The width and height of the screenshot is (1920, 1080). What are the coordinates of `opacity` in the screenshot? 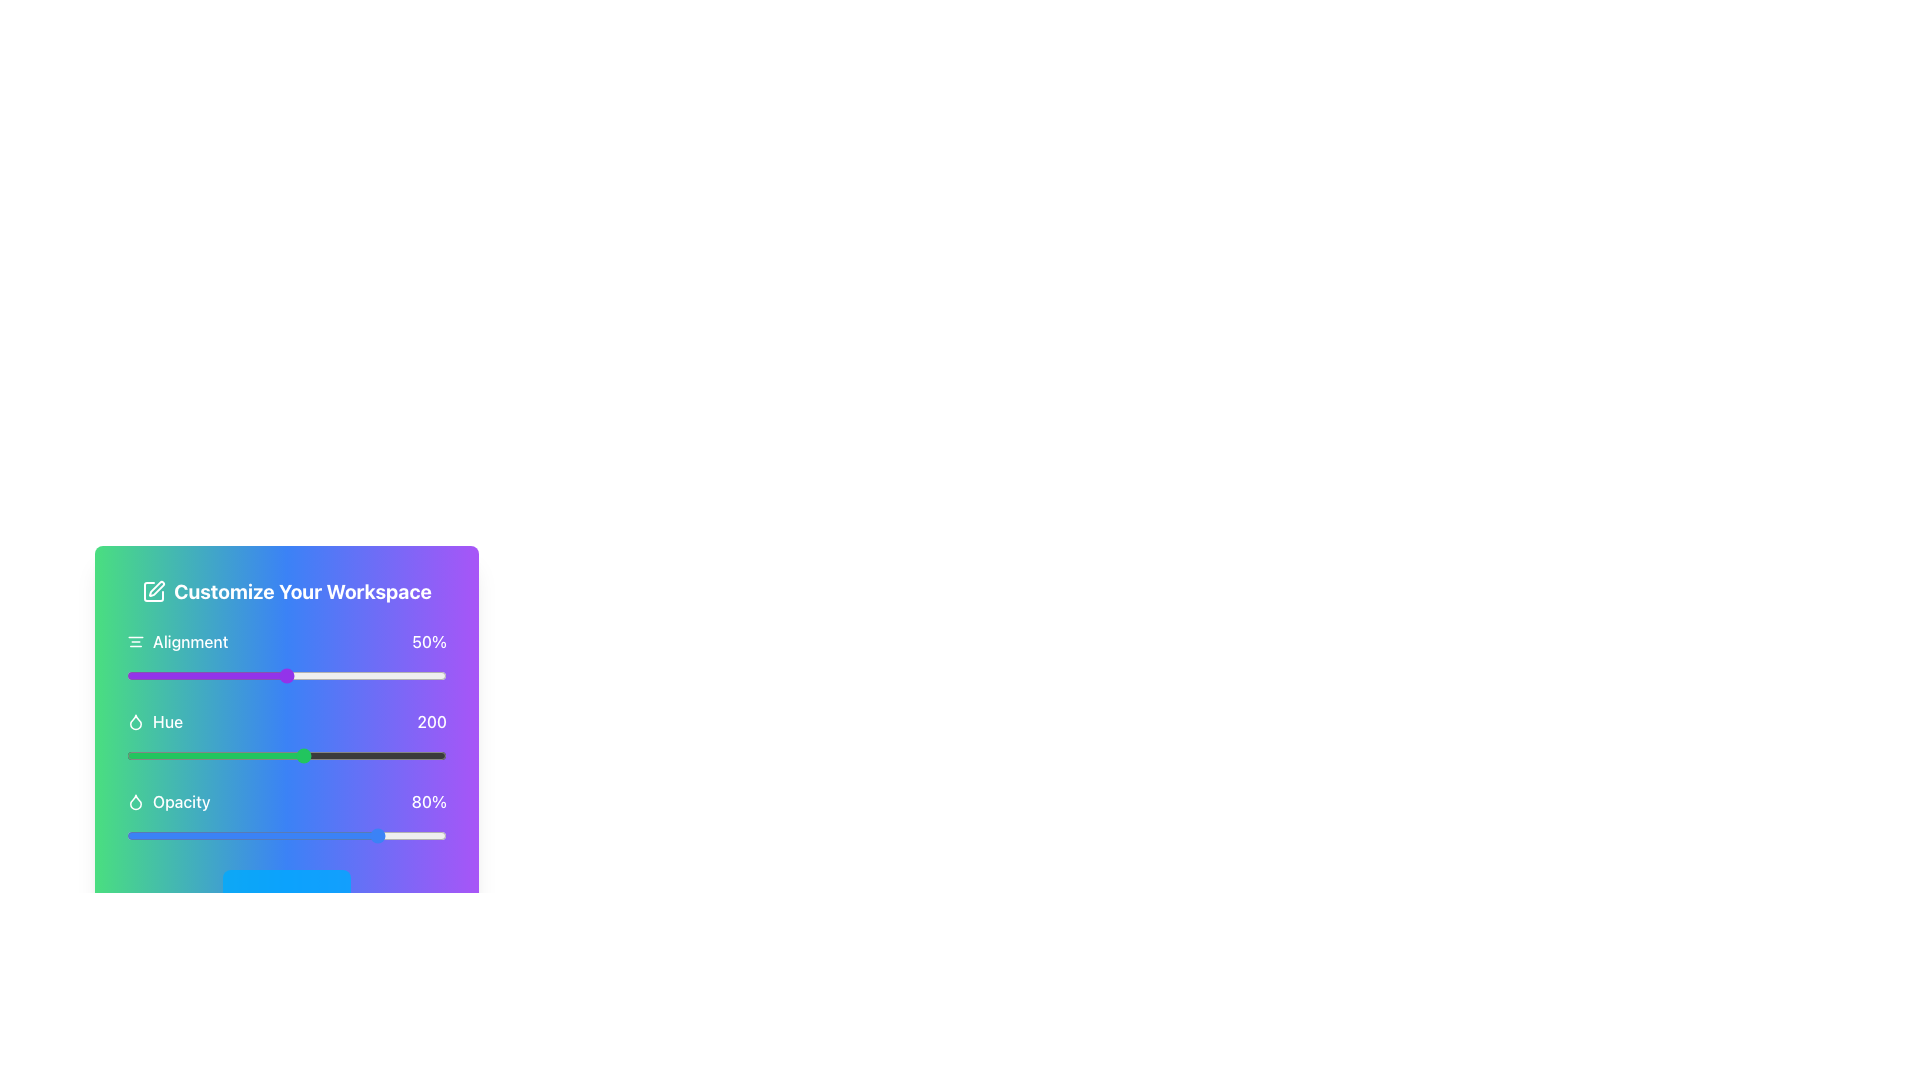 It's located at (289, 836).